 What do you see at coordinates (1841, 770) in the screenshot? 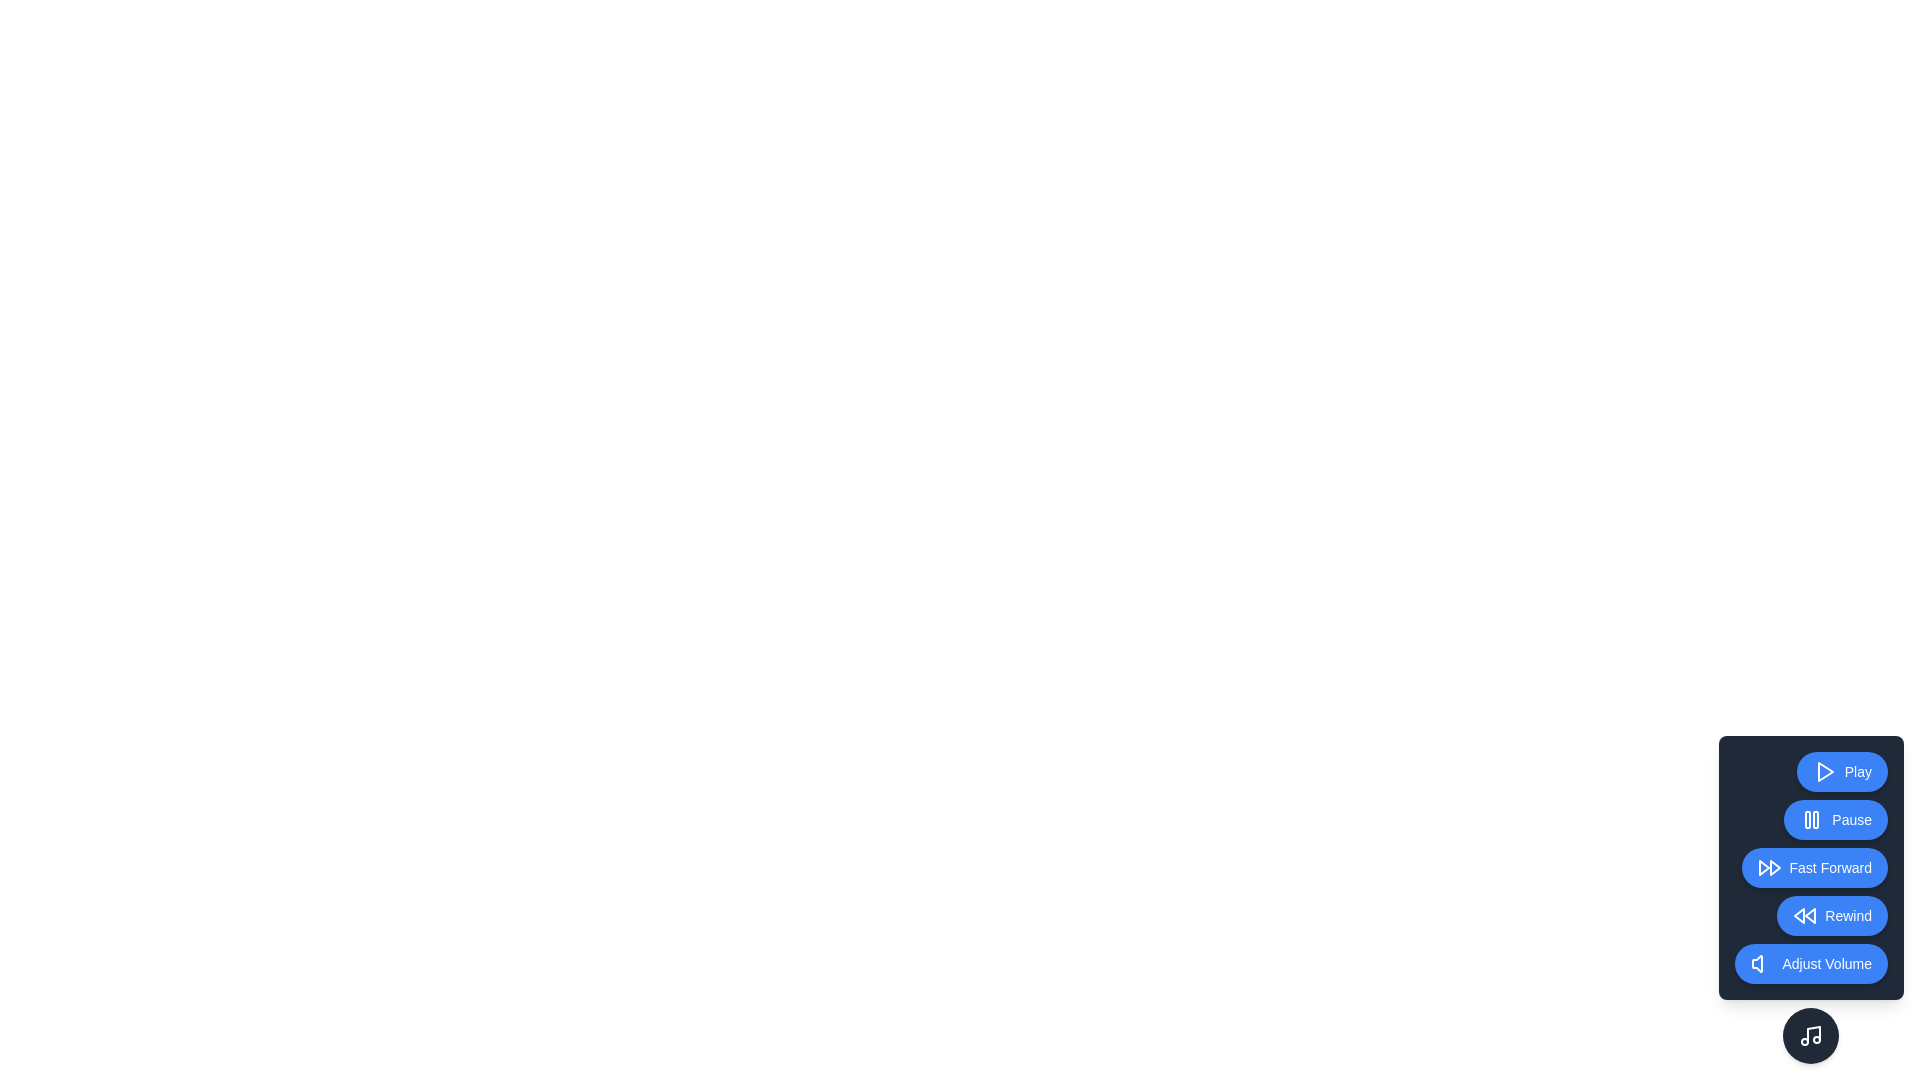
I see `the Play button to activate the corresponding playback control` at bounding box center [1841, 770].